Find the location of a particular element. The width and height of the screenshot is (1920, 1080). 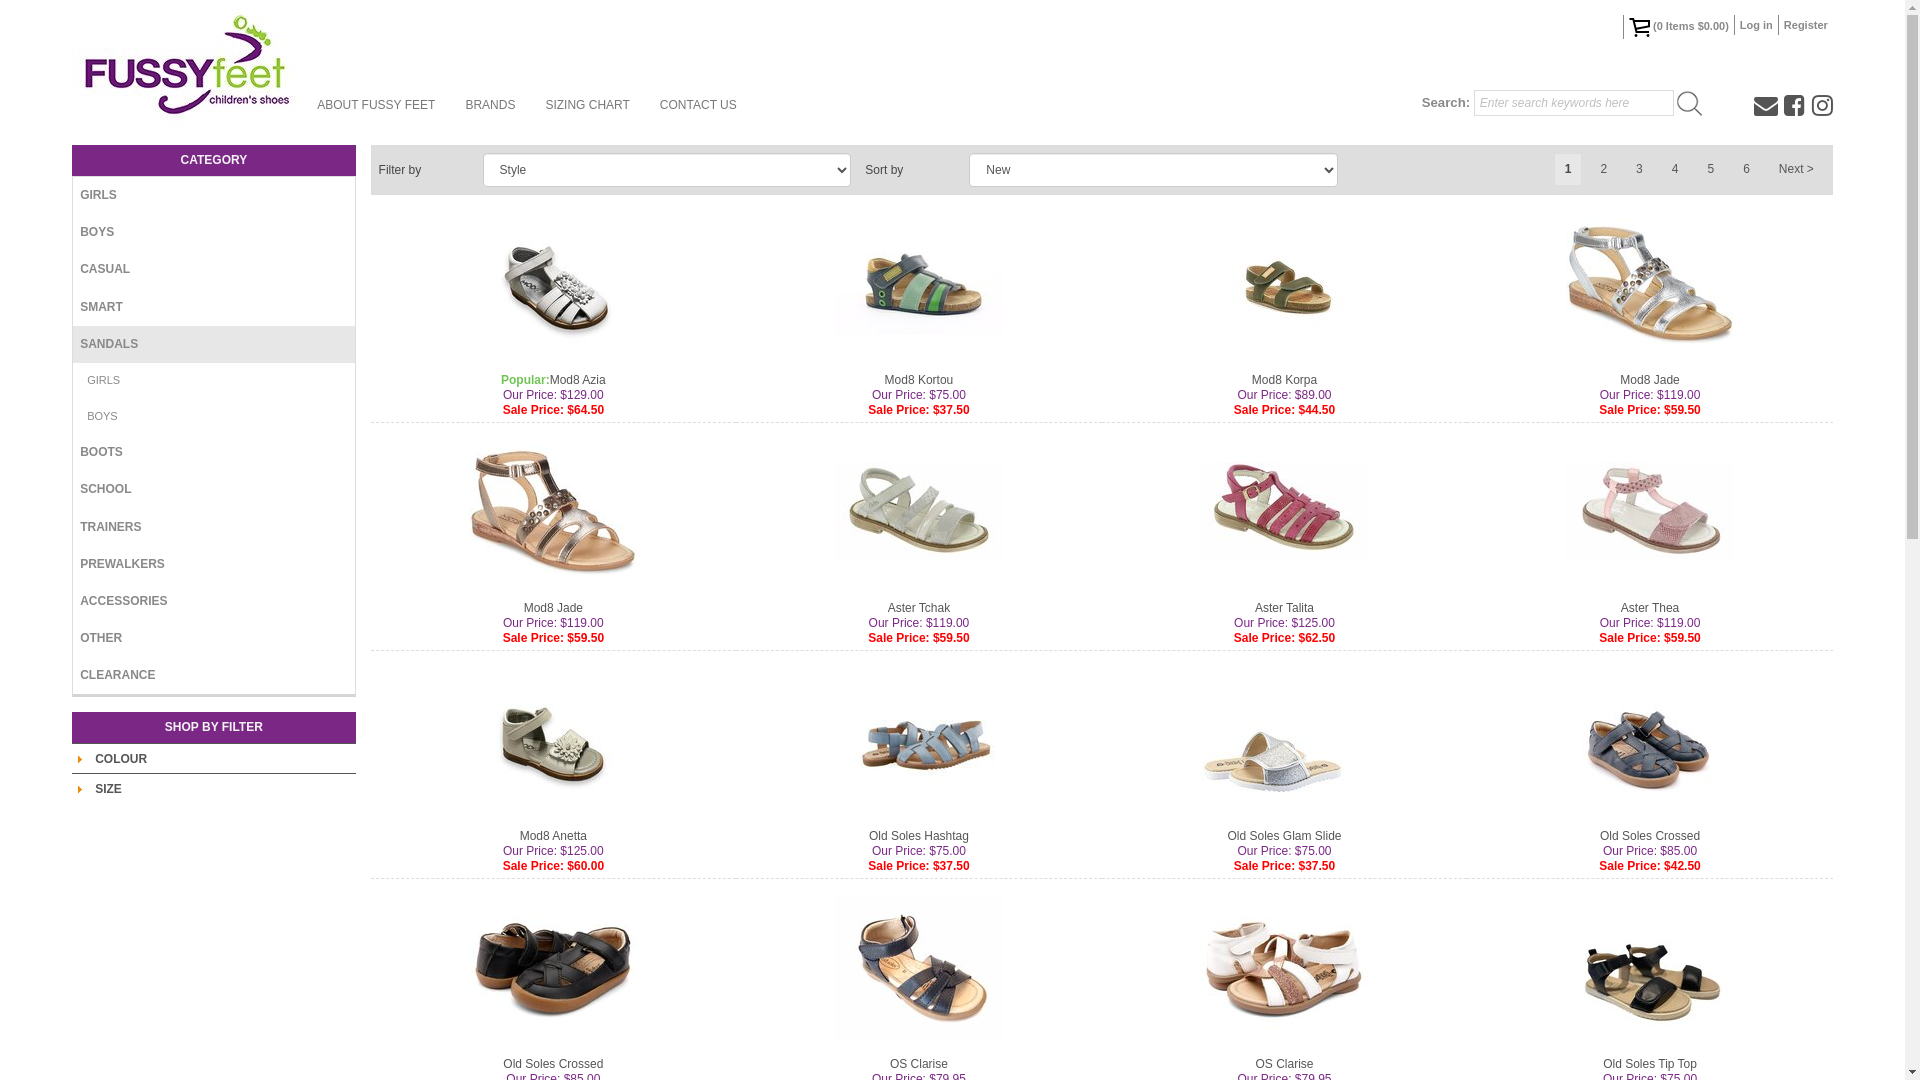

'CASUAL' is located at coordinates (213, 268).